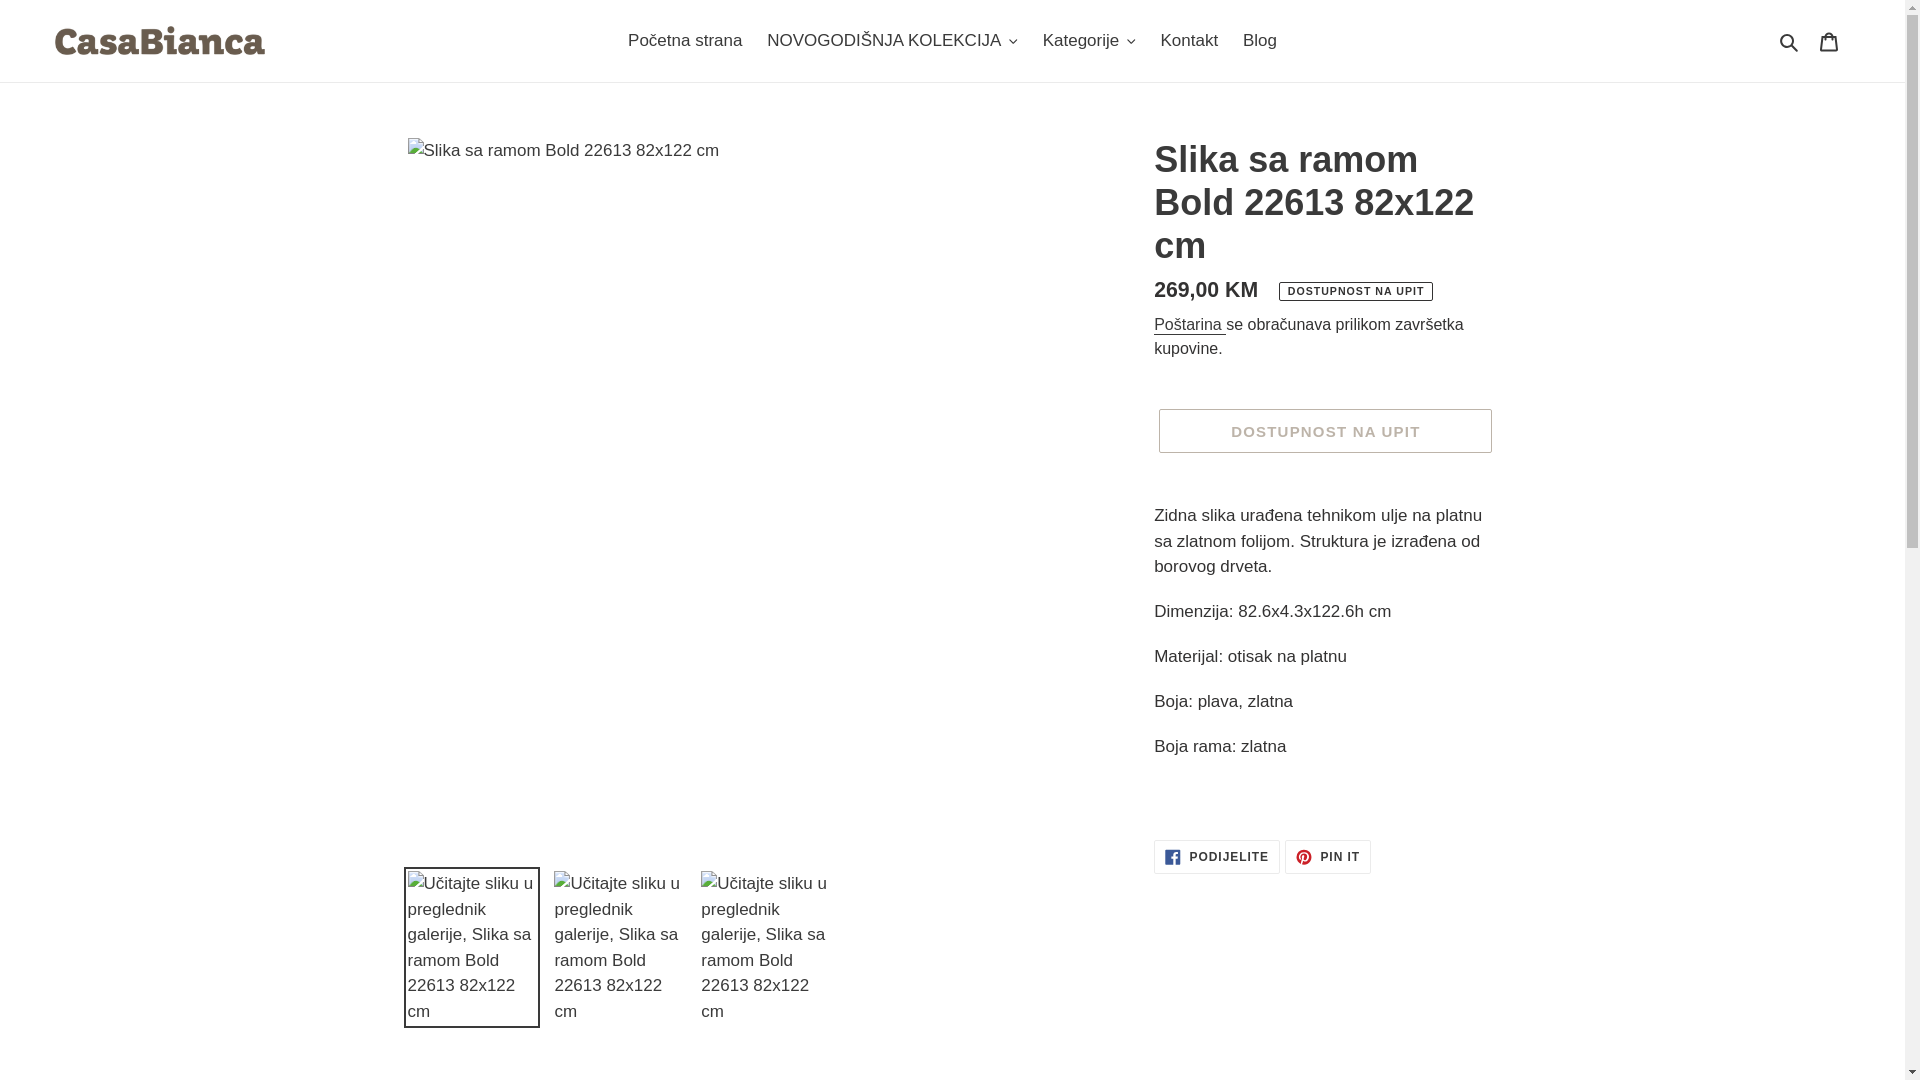 The width and height of the screenshot is (1920, 1080). I want to click on 'Korpa', so click(1828, 41).